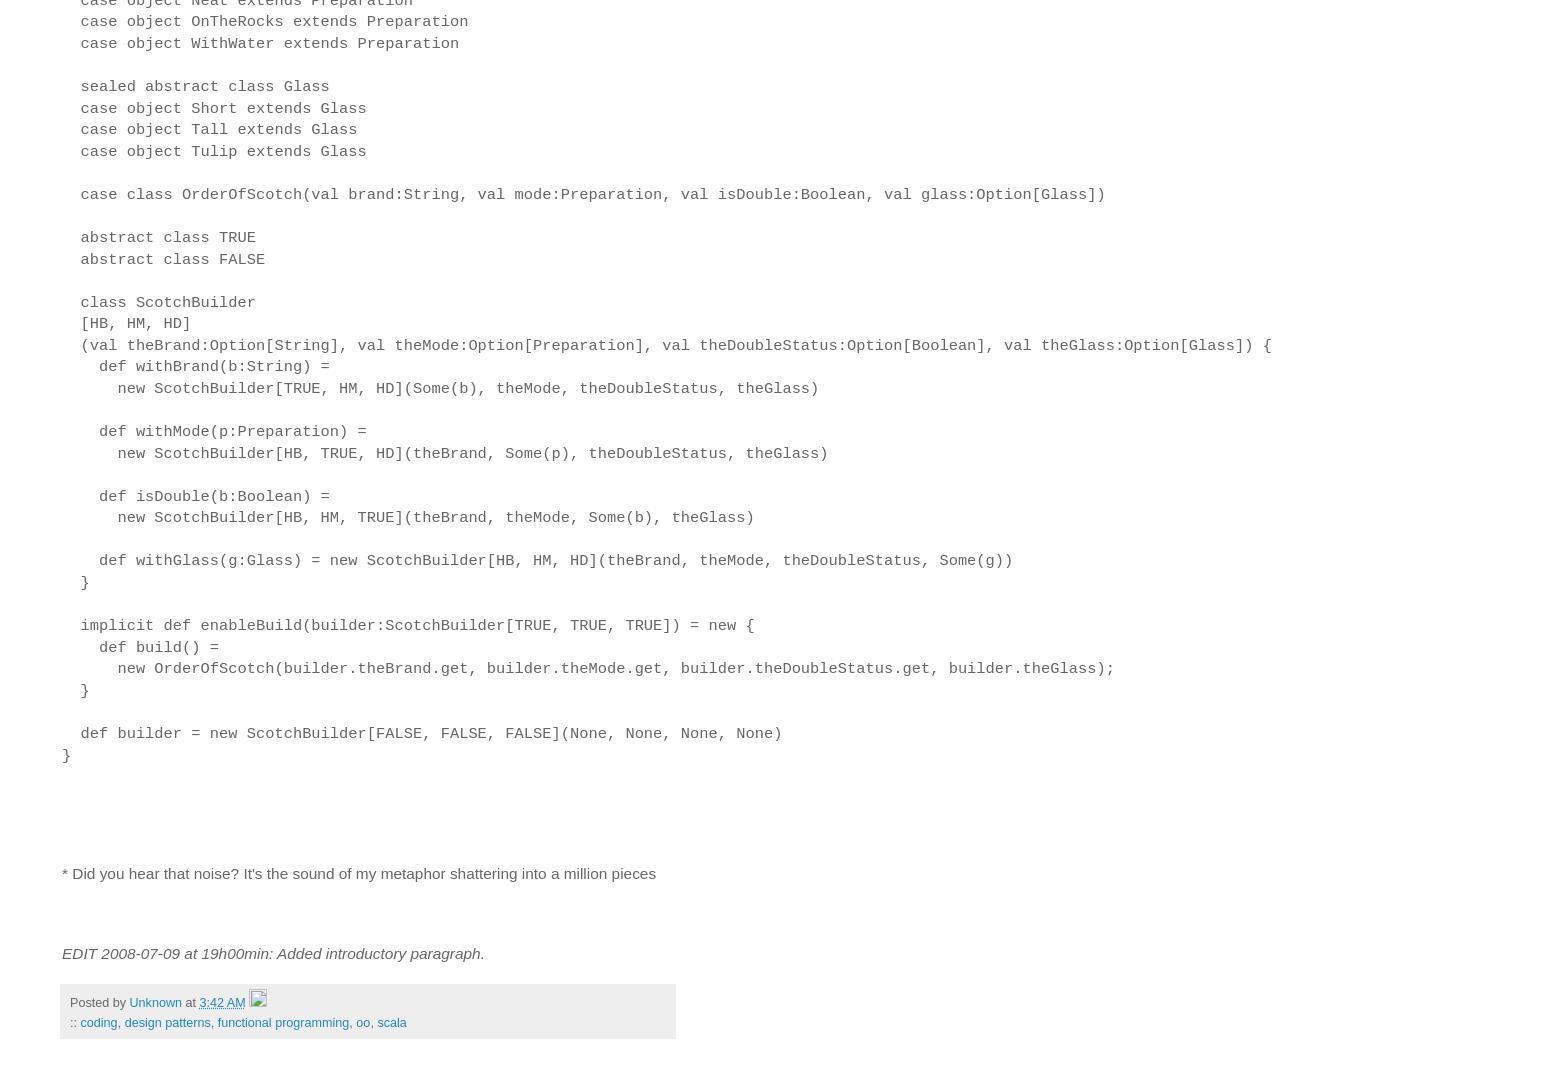 The height and width of the screenshot is (1071, 1545). I want to click on 'case object WithWater extends Preparation', so click(260, 41).